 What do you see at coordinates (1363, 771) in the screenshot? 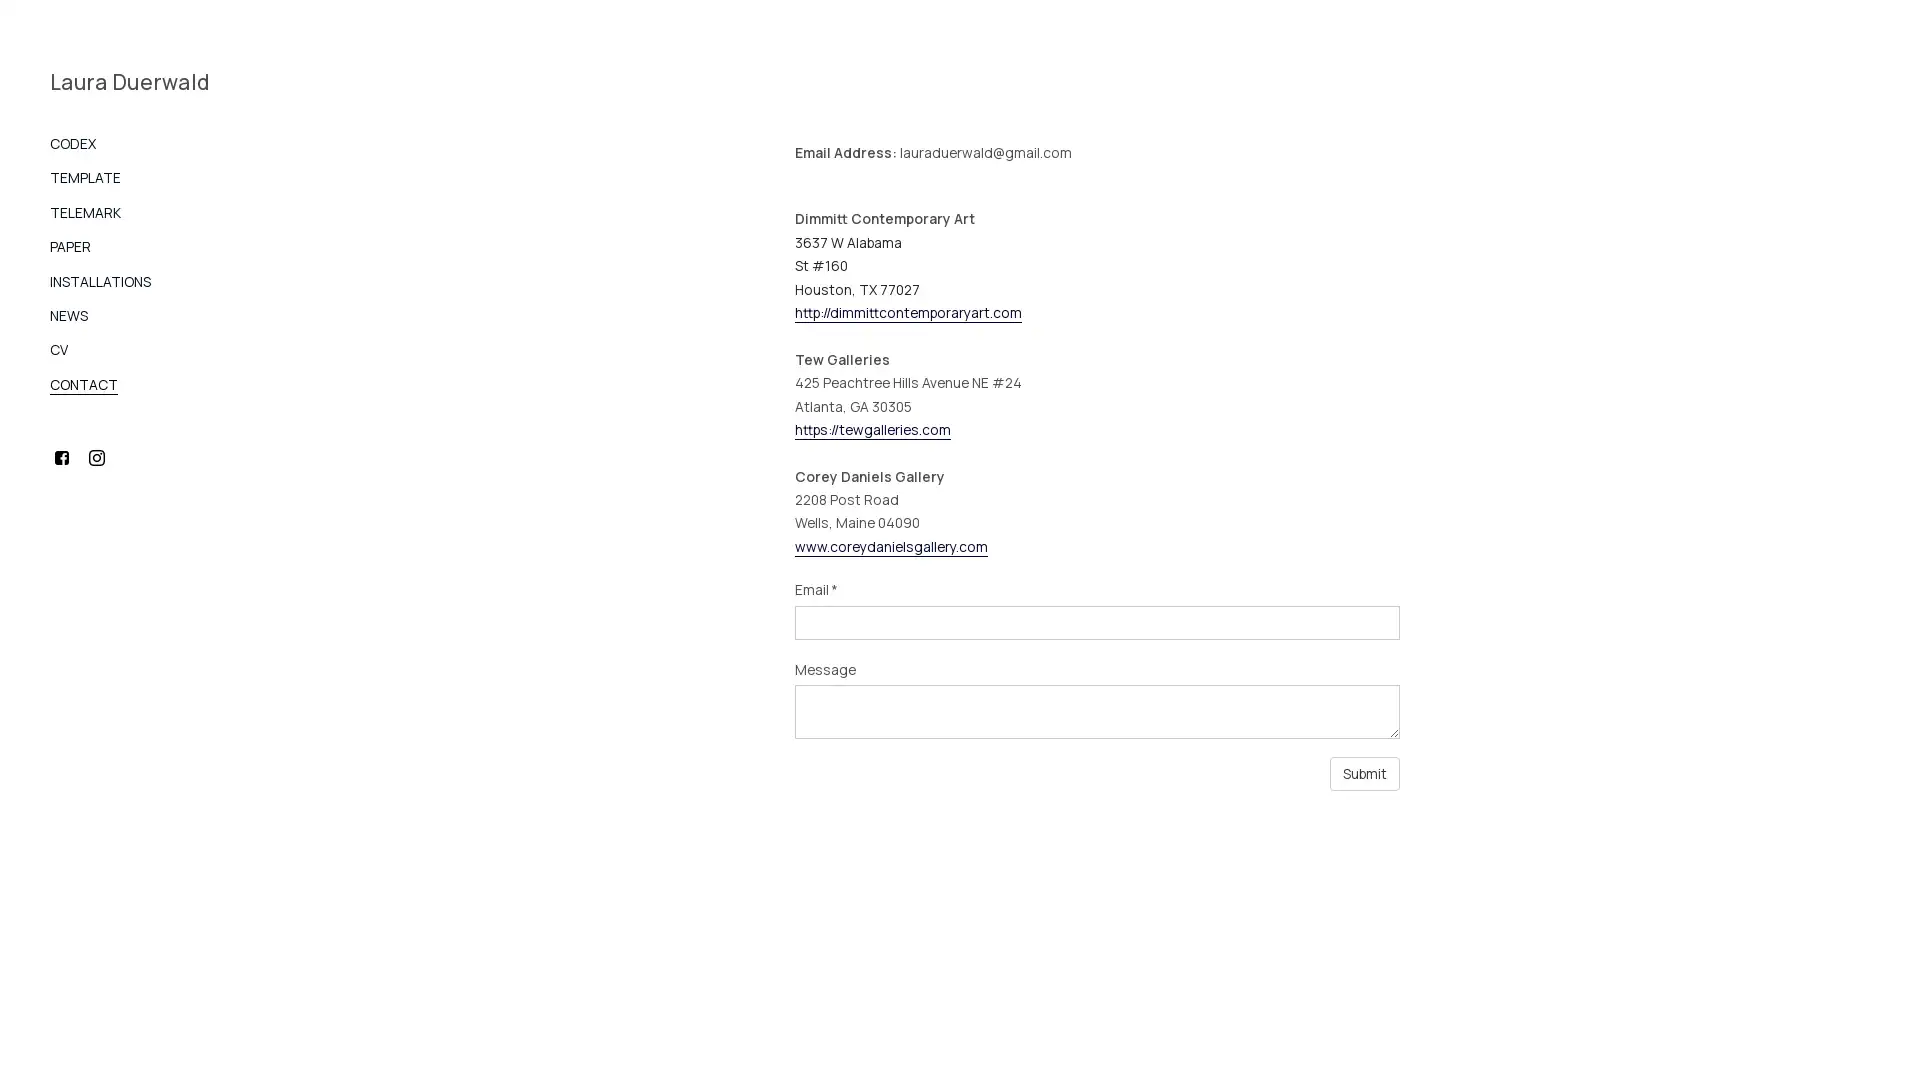
I see `Submit` at bounding box center [1363, 771].